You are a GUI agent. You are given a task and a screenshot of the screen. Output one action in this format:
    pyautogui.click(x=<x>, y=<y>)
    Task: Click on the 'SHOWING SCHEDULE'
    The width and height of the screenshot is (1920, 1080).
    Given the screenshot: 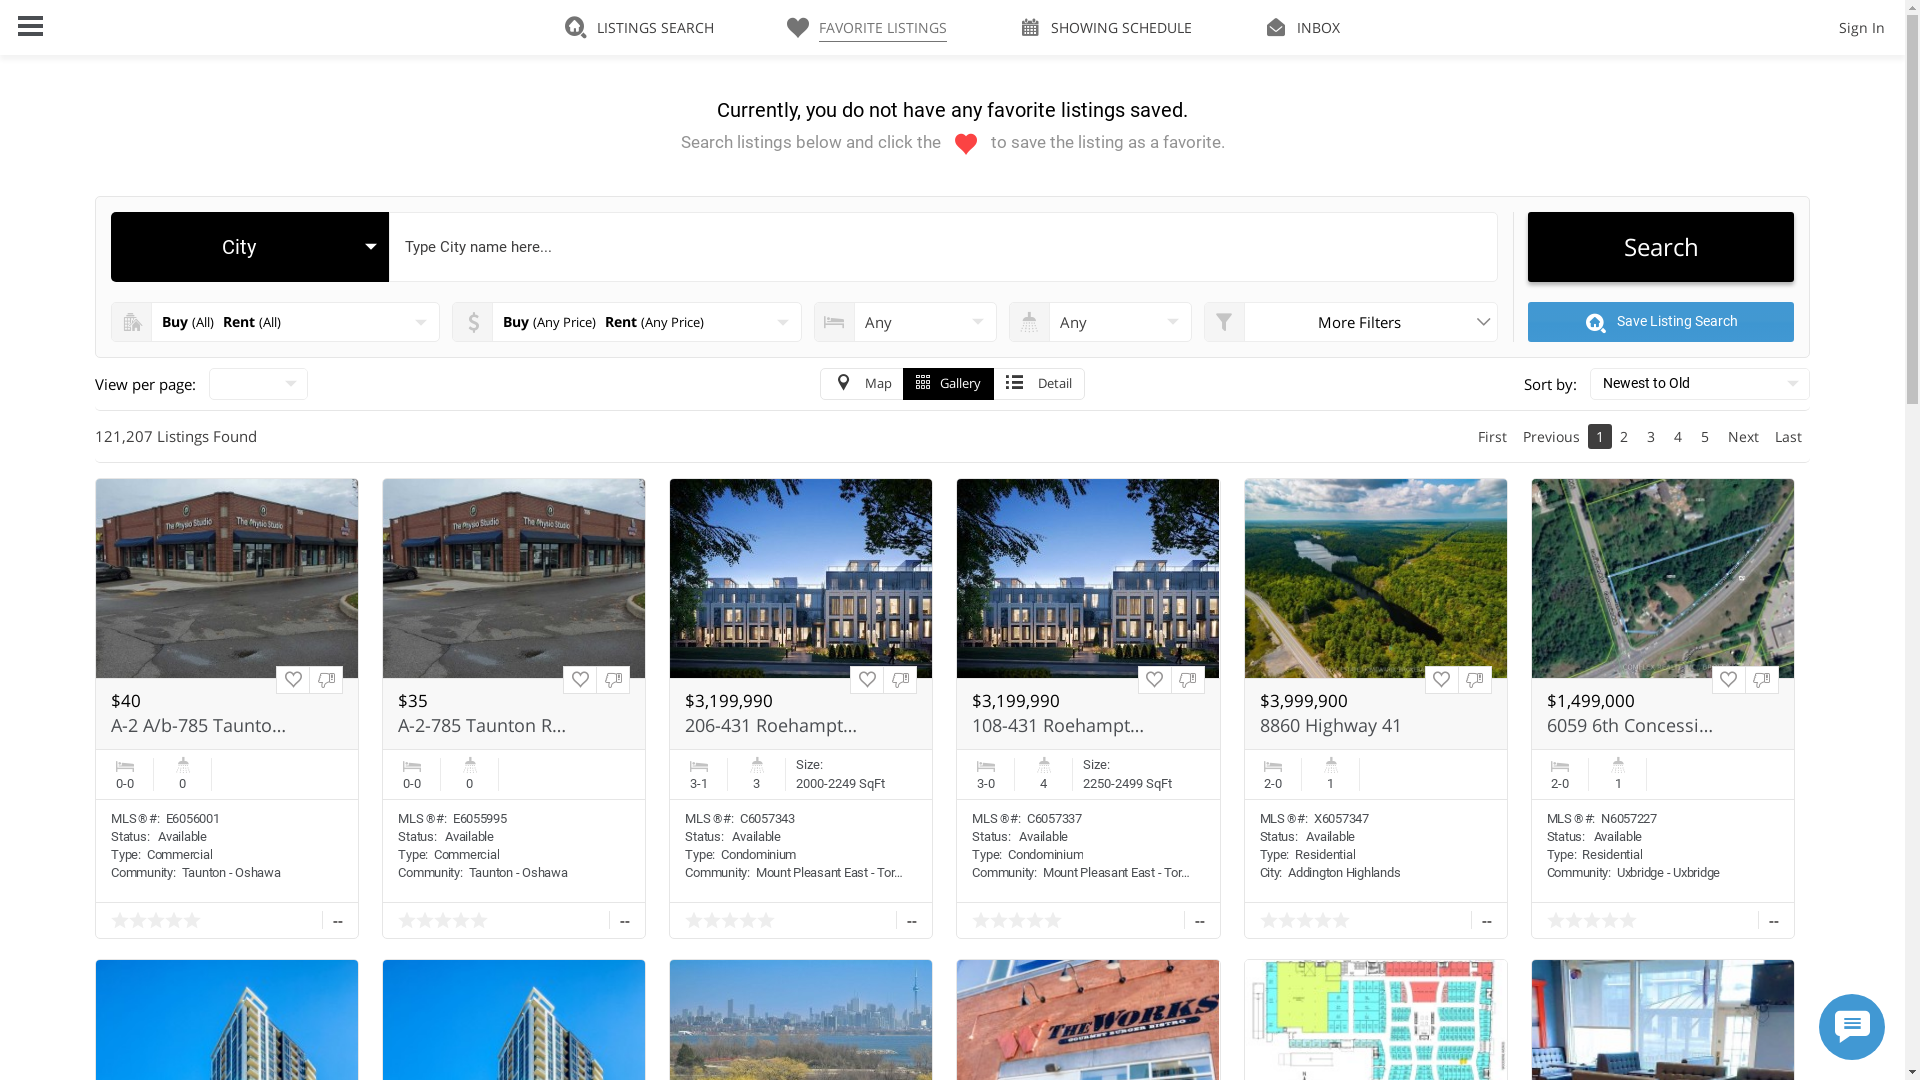 What is the action you would take?
    pyautogui.click(x=1104, y=27)
    